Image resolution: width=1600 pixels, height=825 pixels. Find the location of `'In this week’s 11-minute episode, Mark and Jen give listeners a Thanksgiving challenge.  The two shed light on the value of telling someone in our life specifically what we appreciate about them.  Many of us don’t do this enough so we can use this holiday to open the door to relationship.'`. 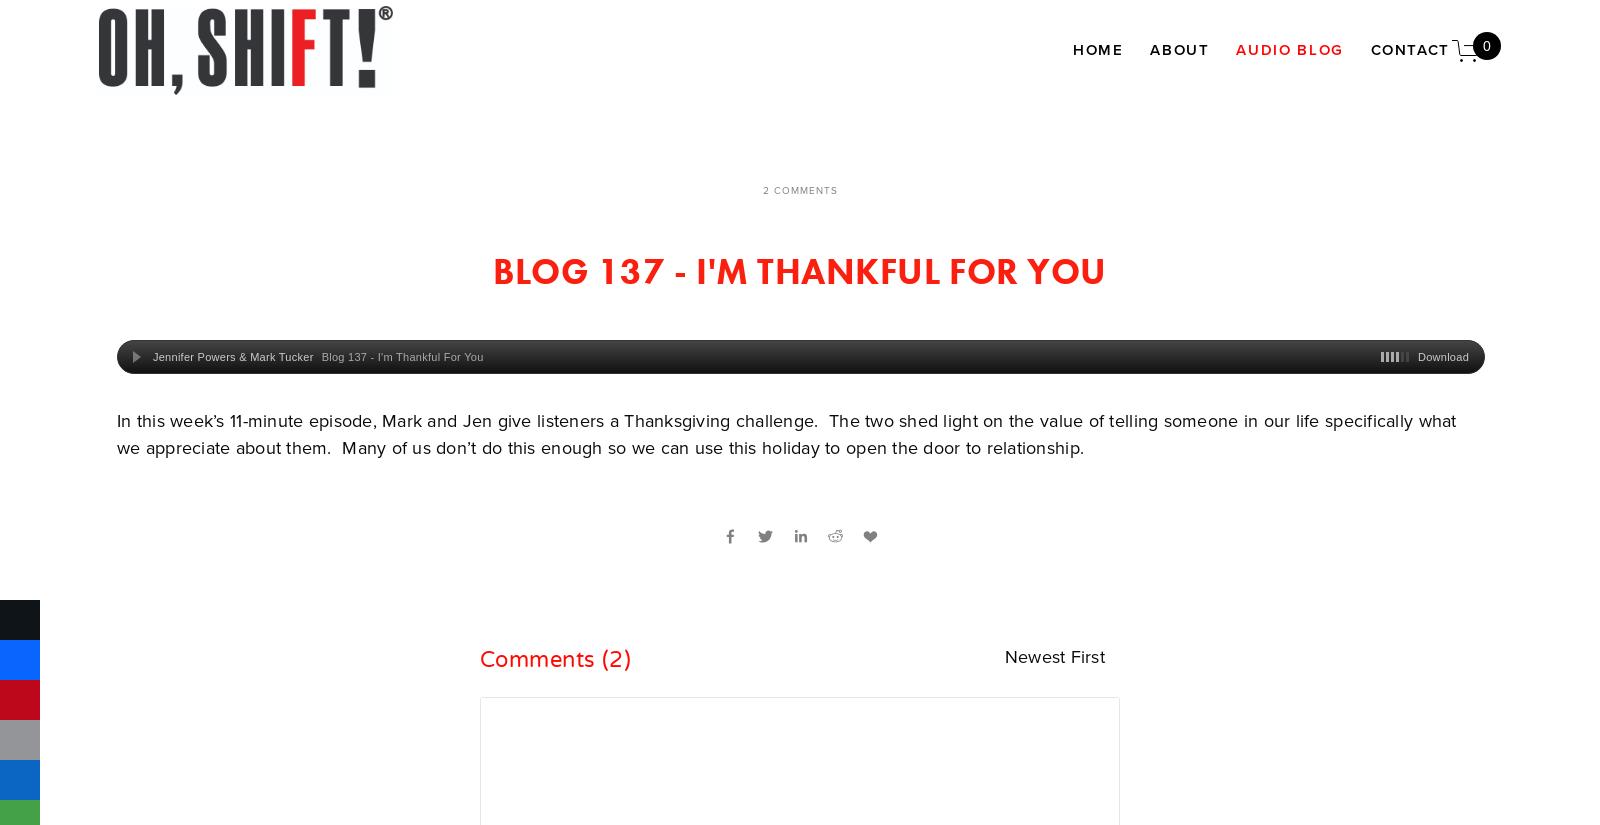

'In this week’s 11-minute episode, Mark and Jen give listeners a Thanksgiving challenge.  The two shed light on the value of telling someone in our life specifically what we appreciate about them.  Many of us don’t do this enough so we can use this holiday to open the door to relationship.' is located at coordinates (788, 433).